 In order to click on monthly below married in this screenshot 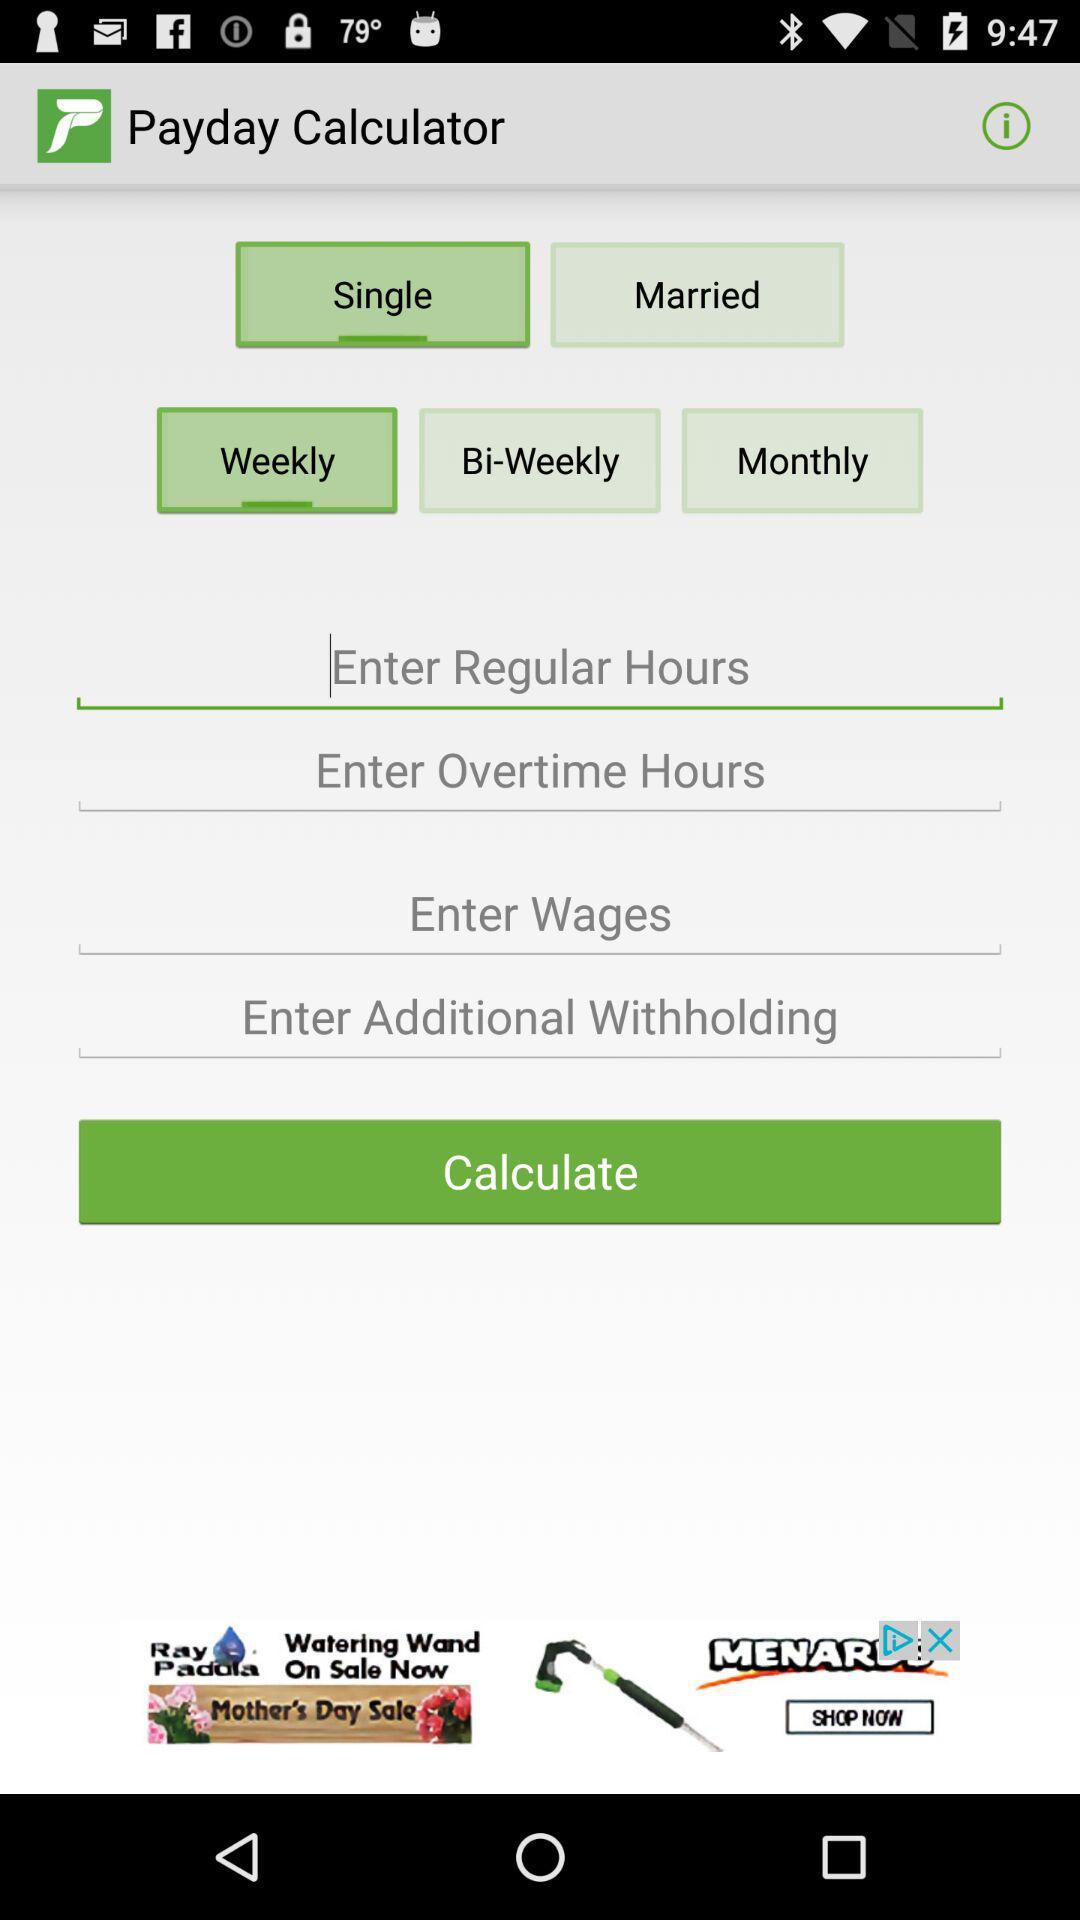, I will do `click(801, 459)`.